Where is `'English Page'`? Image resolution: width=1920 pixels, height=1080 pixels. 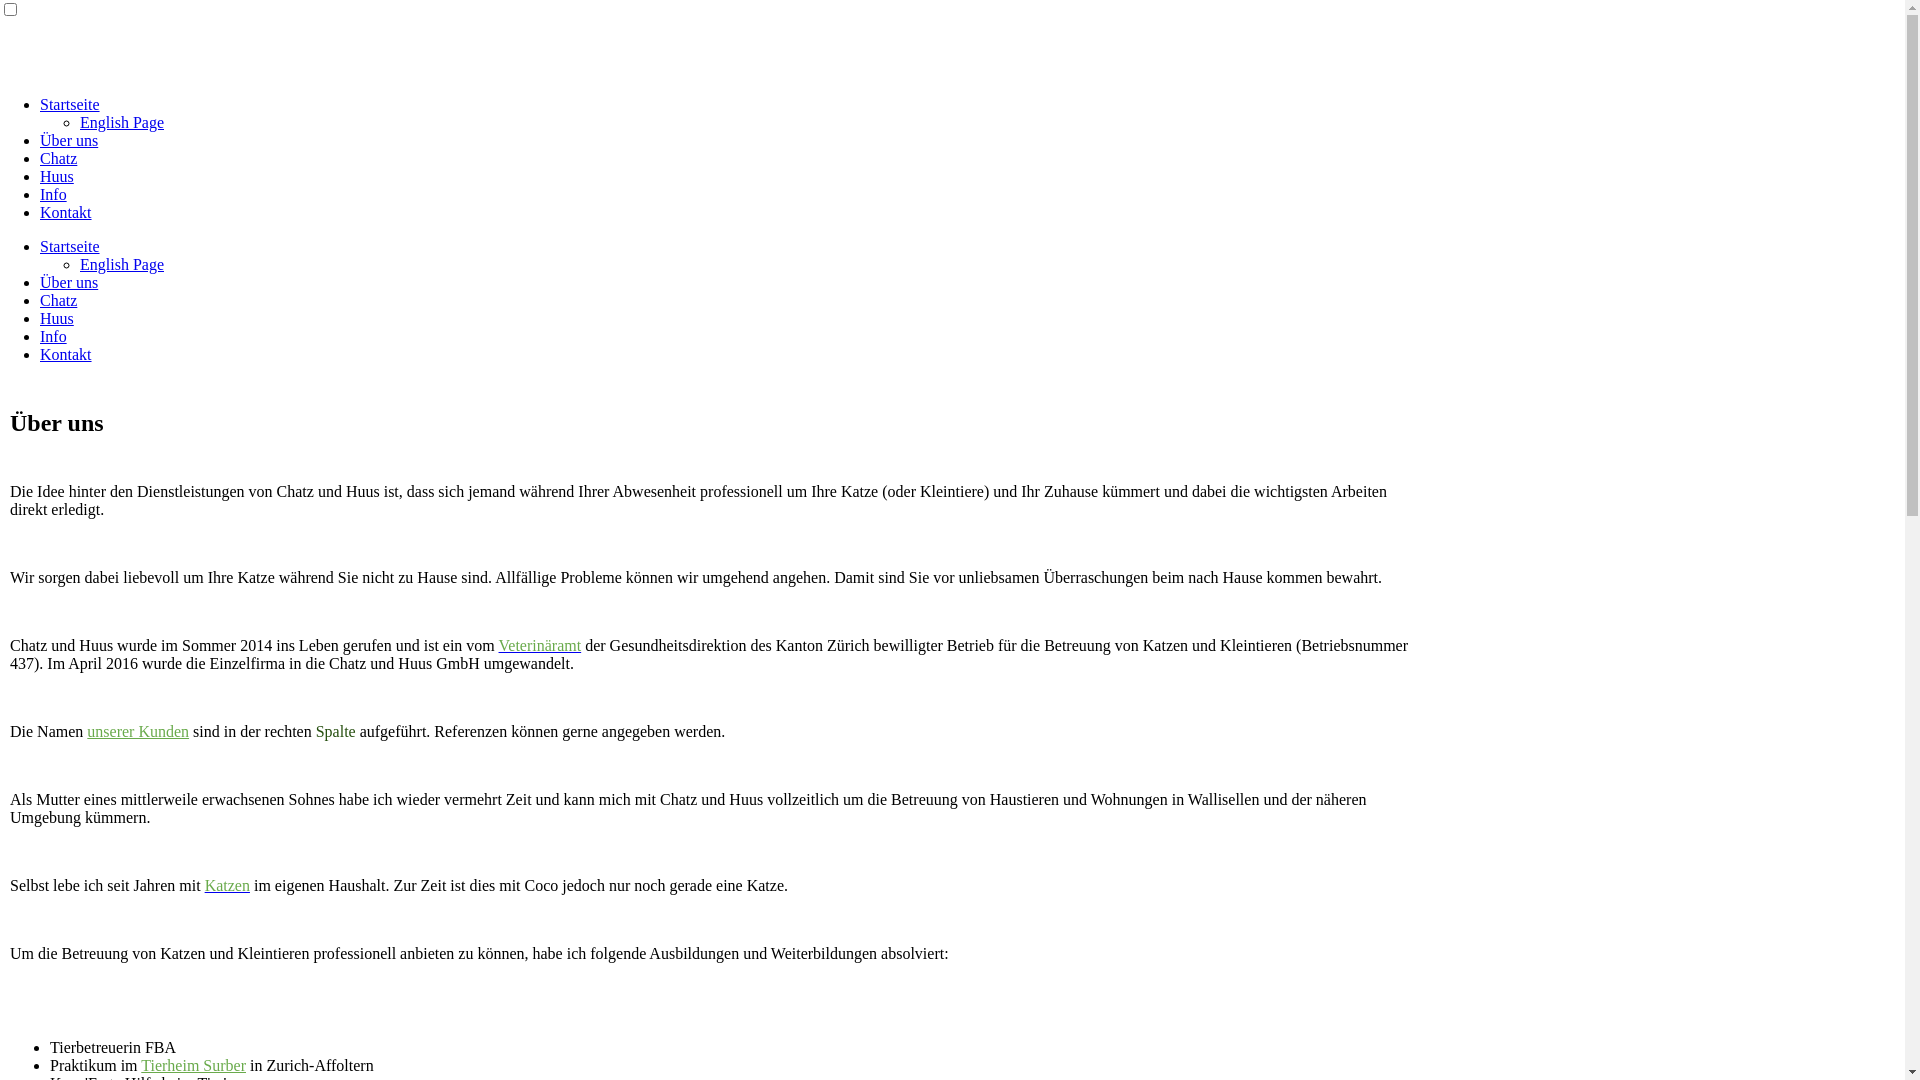 'English Page' is located at coordinates (80, 122).